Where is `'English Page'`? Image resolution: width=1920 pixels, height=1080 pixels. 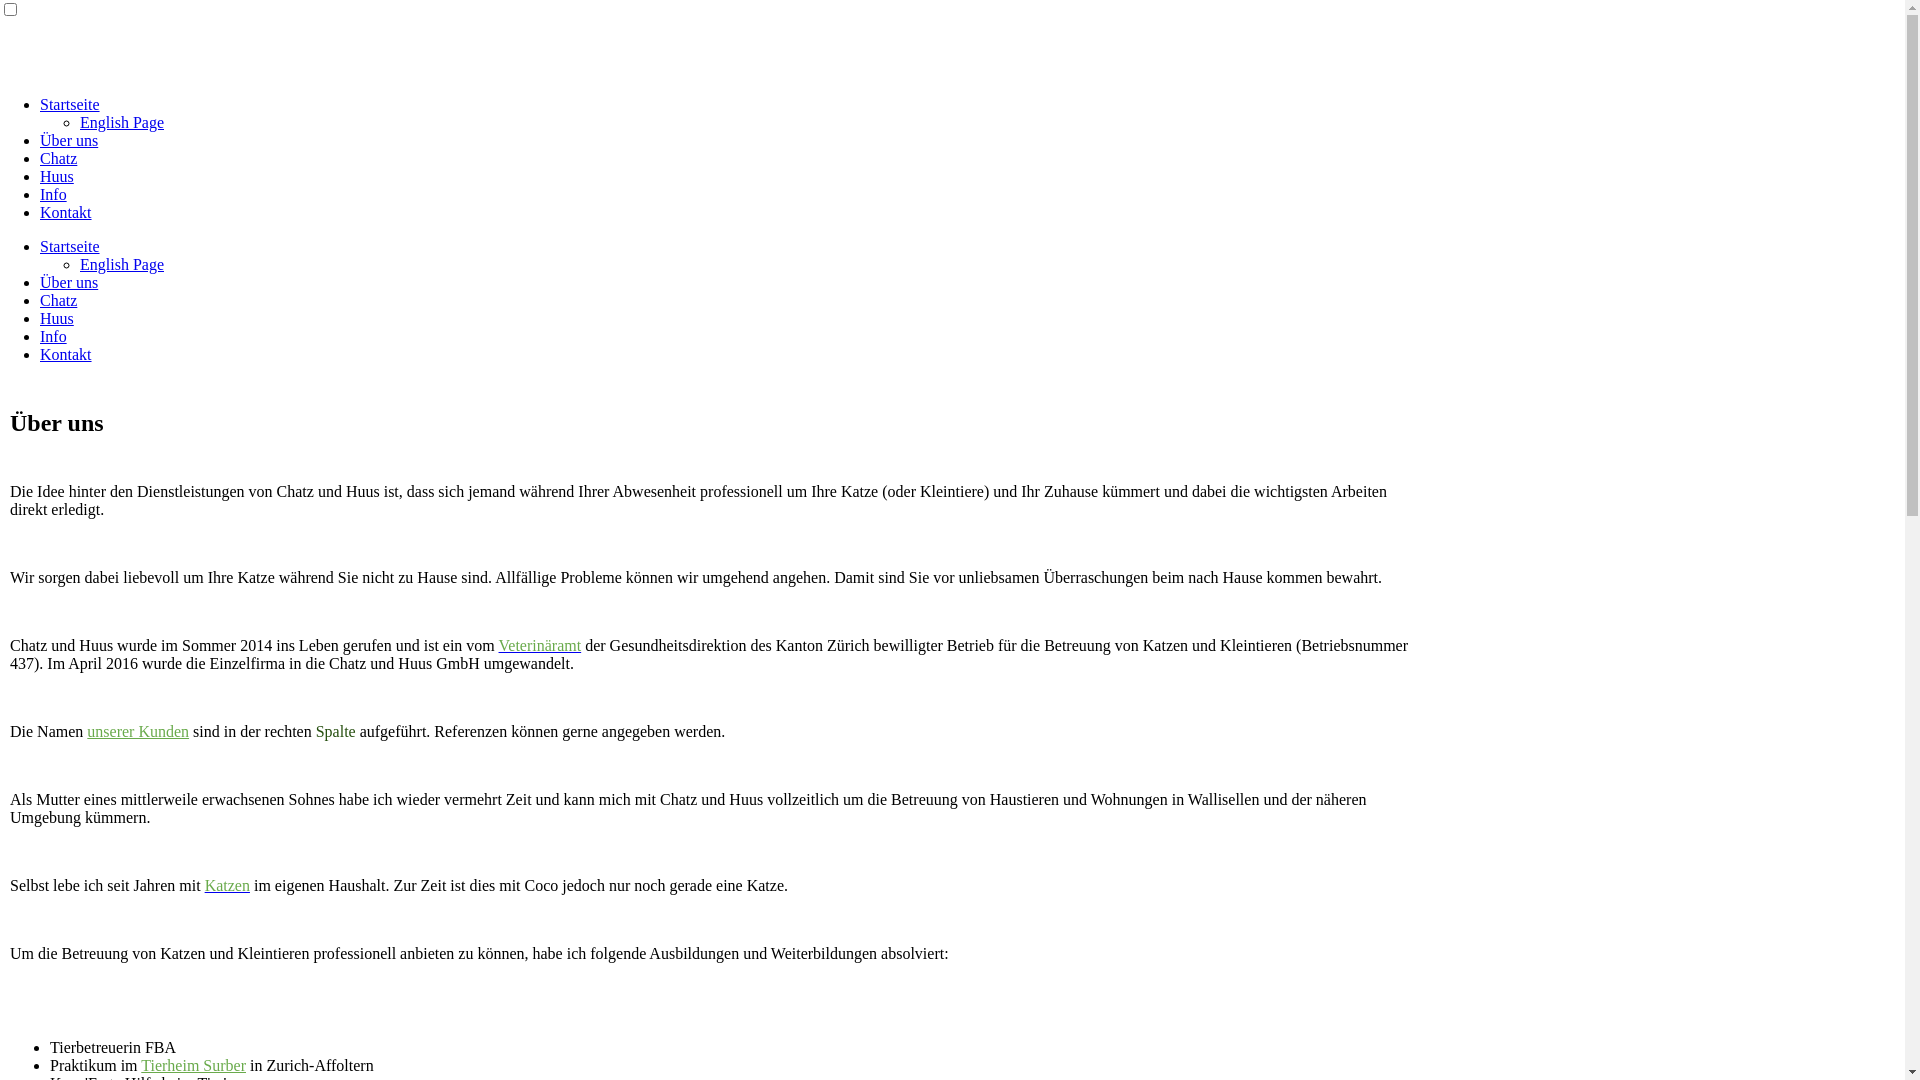 'English Page' is located at coordinates (80, 122).